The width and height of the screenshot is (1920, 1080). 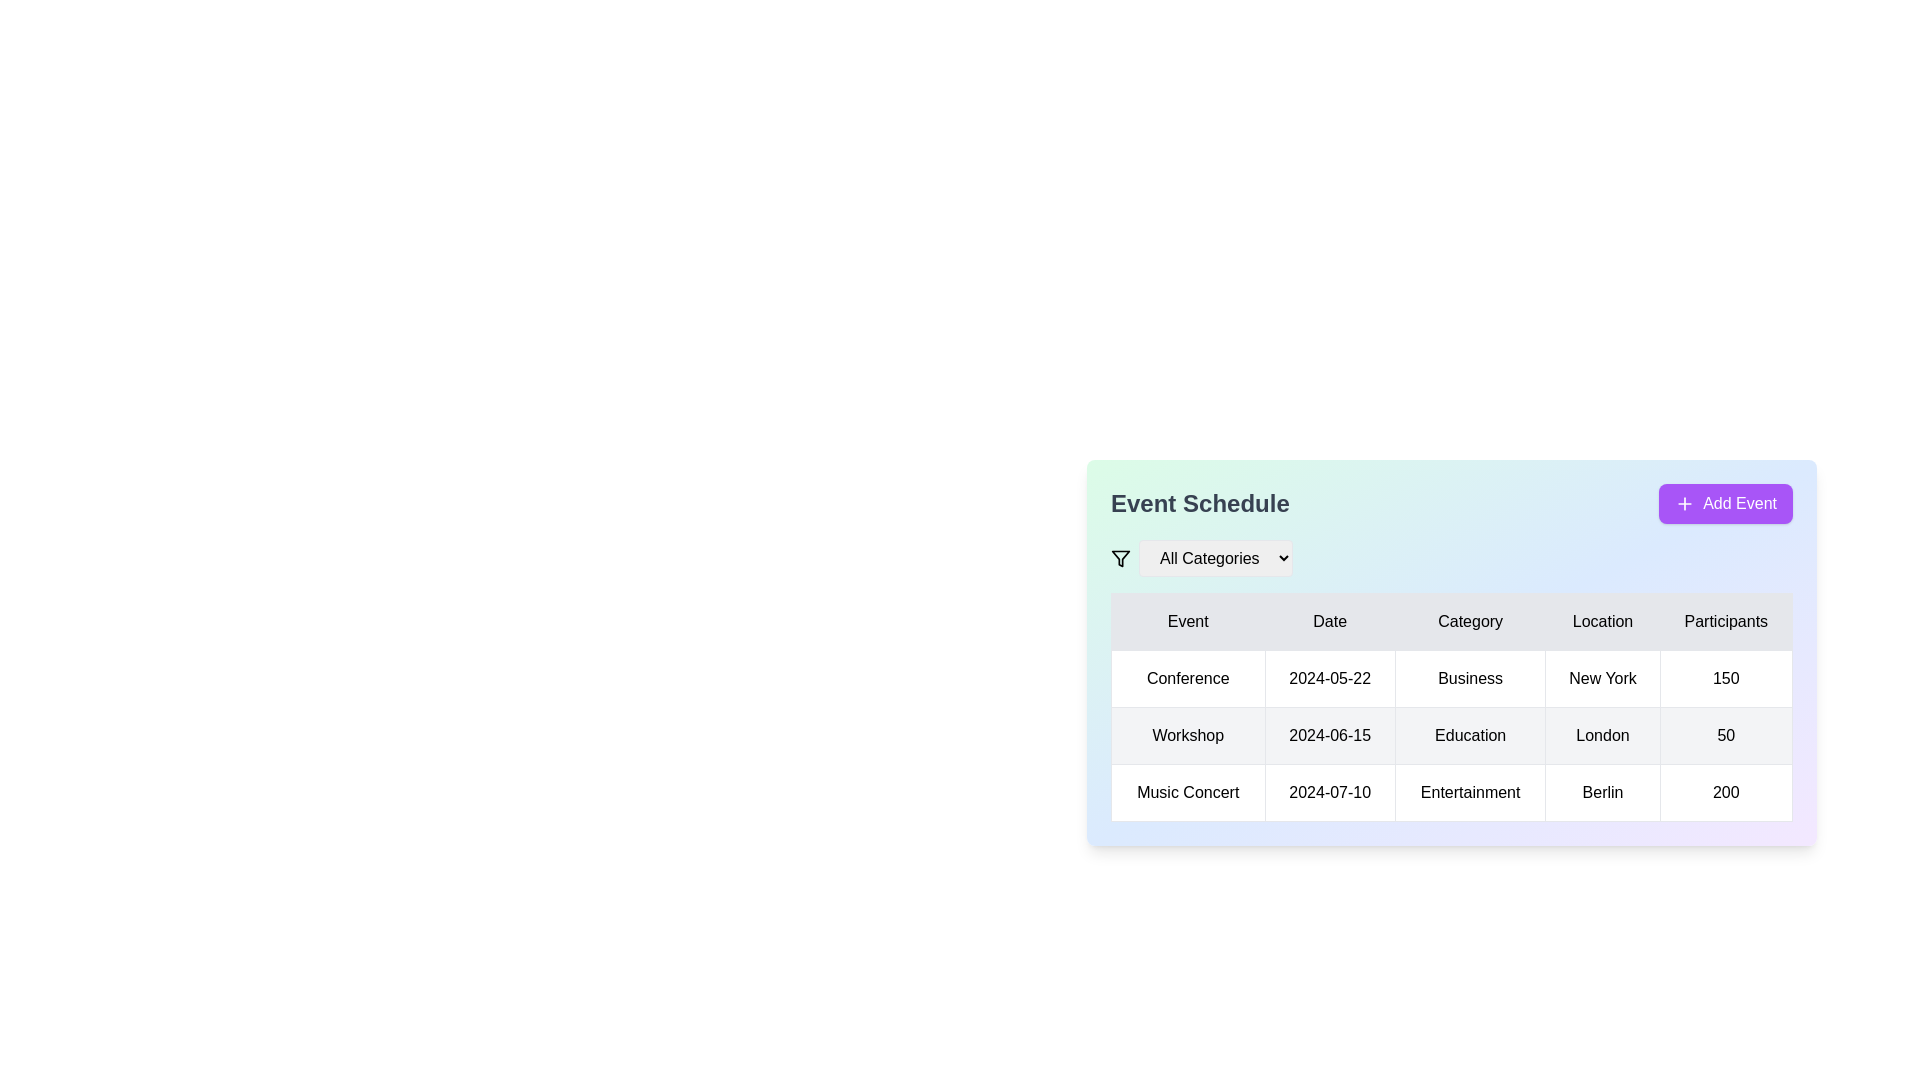 What do you see at coordinates (1451, 736) in the screenshot?
I see `the second row of the data table displaying details about the 'Workshop' event scheduled for '2024-06-15' in 'London'` at bounding box center [1451, 736].